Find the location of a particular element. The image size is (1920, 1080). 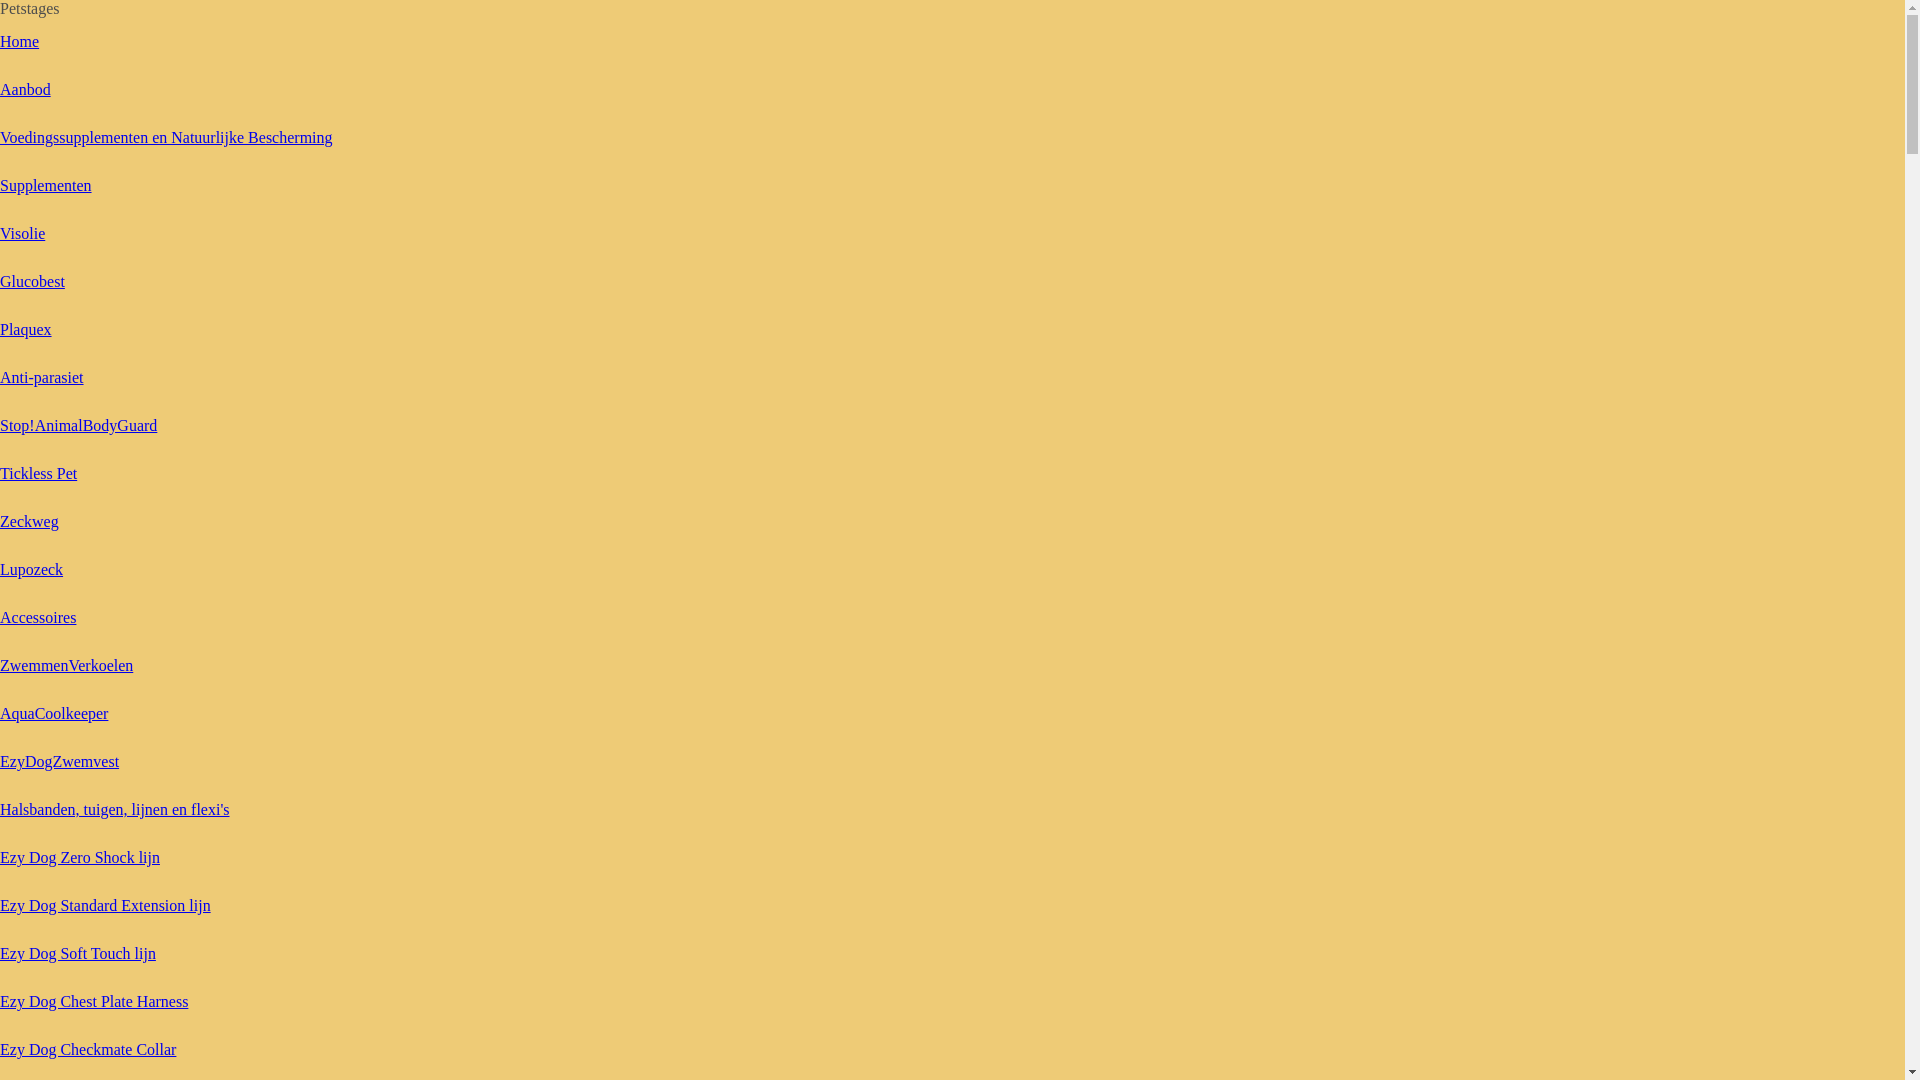

'Zeckweg' is located at coordinates (29, 520).